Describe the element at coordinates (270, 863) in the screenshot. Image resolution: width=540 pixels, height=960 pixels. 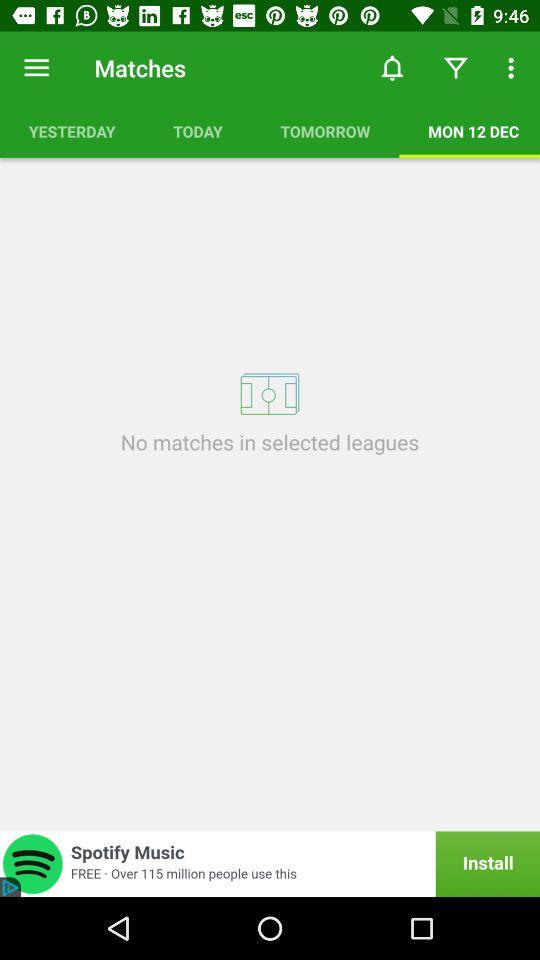
I see `click on advertisement` at that location.